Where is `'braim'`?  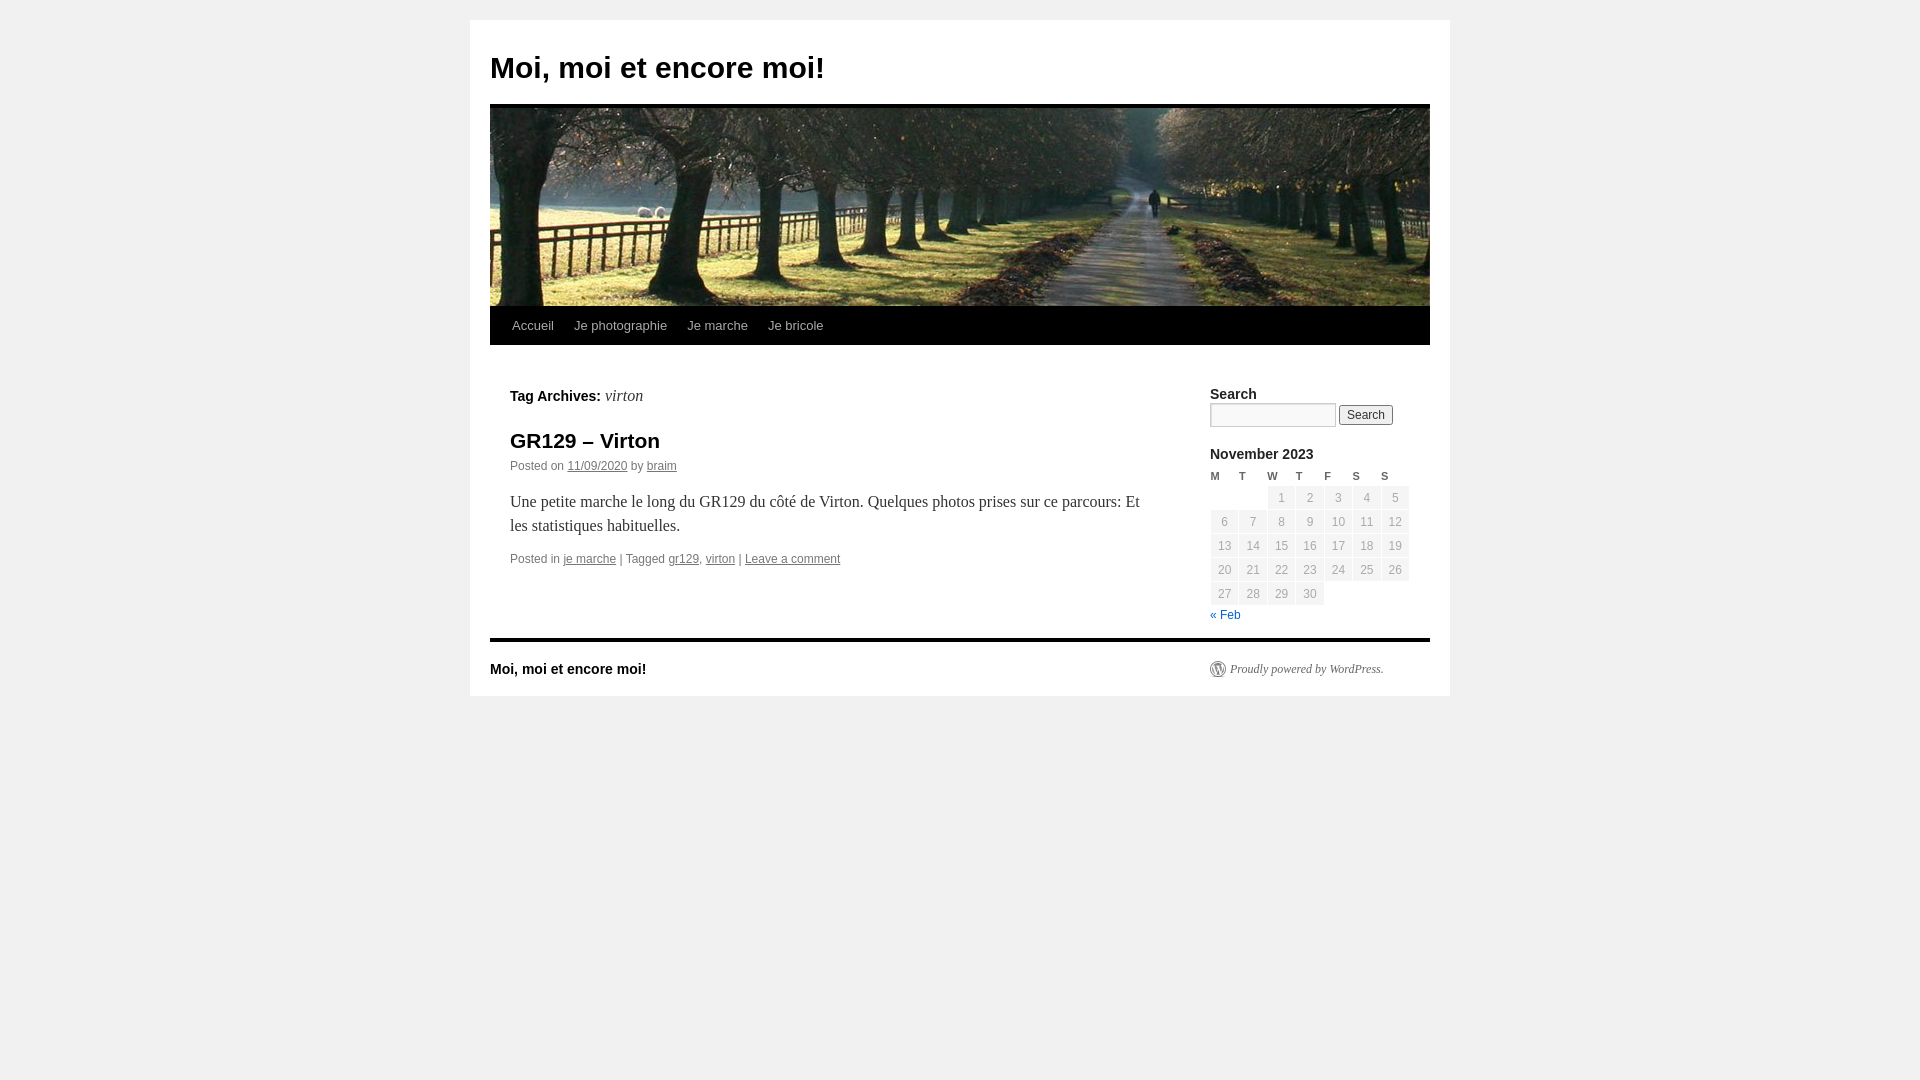 'braim' is located at coordinates (662, 466).